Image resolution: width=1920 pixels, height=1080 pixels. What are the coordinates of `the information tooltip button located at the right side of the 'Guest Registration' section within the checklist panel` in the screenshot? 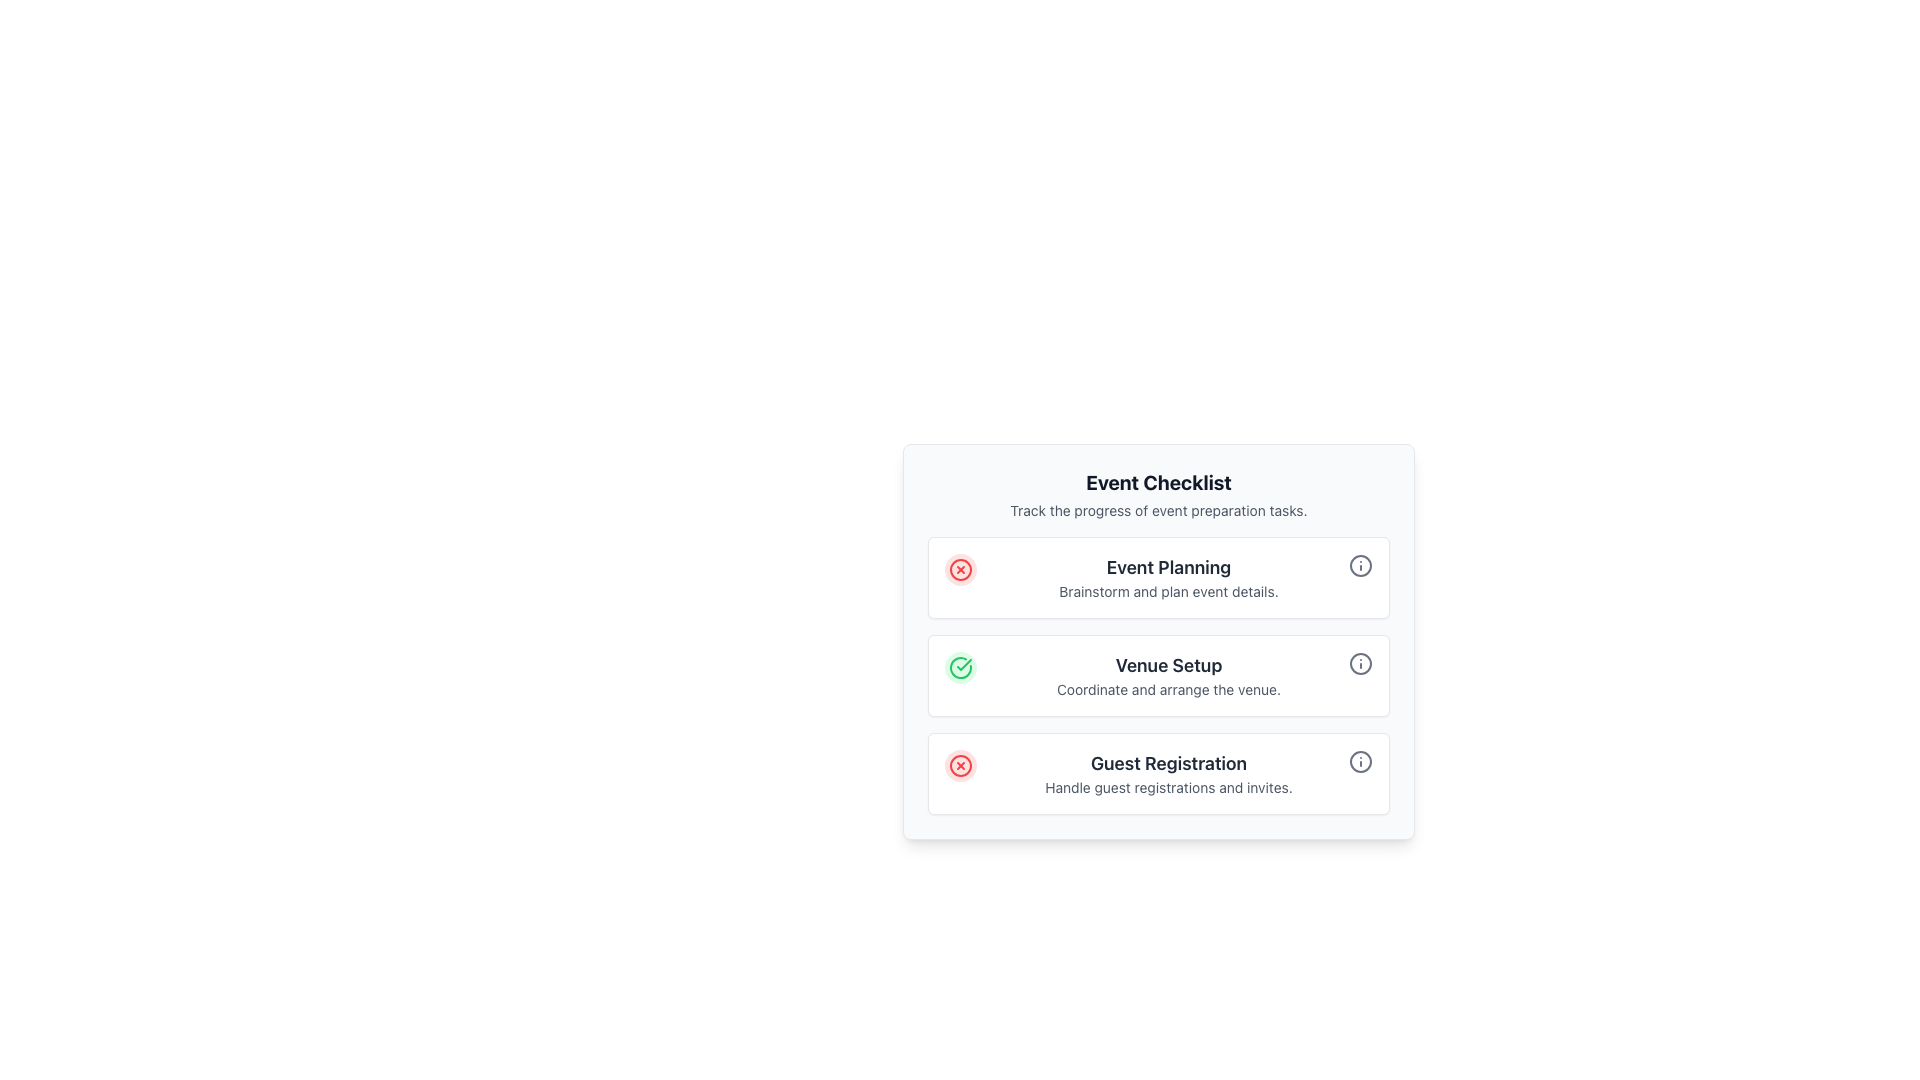 It's located at (1360, 762).